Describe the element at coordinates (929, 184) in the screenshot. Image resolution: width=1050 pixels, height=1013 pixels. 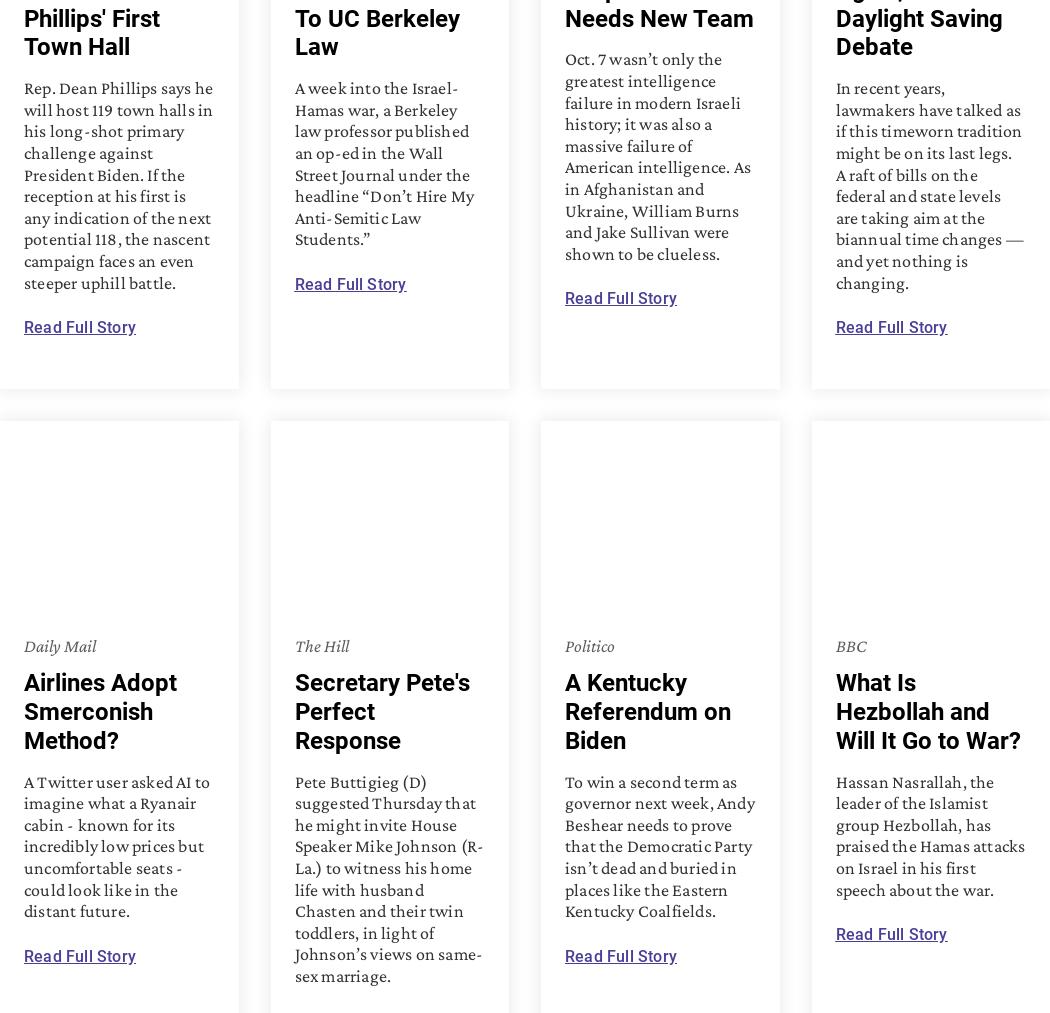
I see `'In recent years, lawmakers have talked as if this timeworn tradition might be on its last legs. A raft of bills on the federal and state levels are taking aim at the biannual time changes — and yet nothing is changing.'` at that location.